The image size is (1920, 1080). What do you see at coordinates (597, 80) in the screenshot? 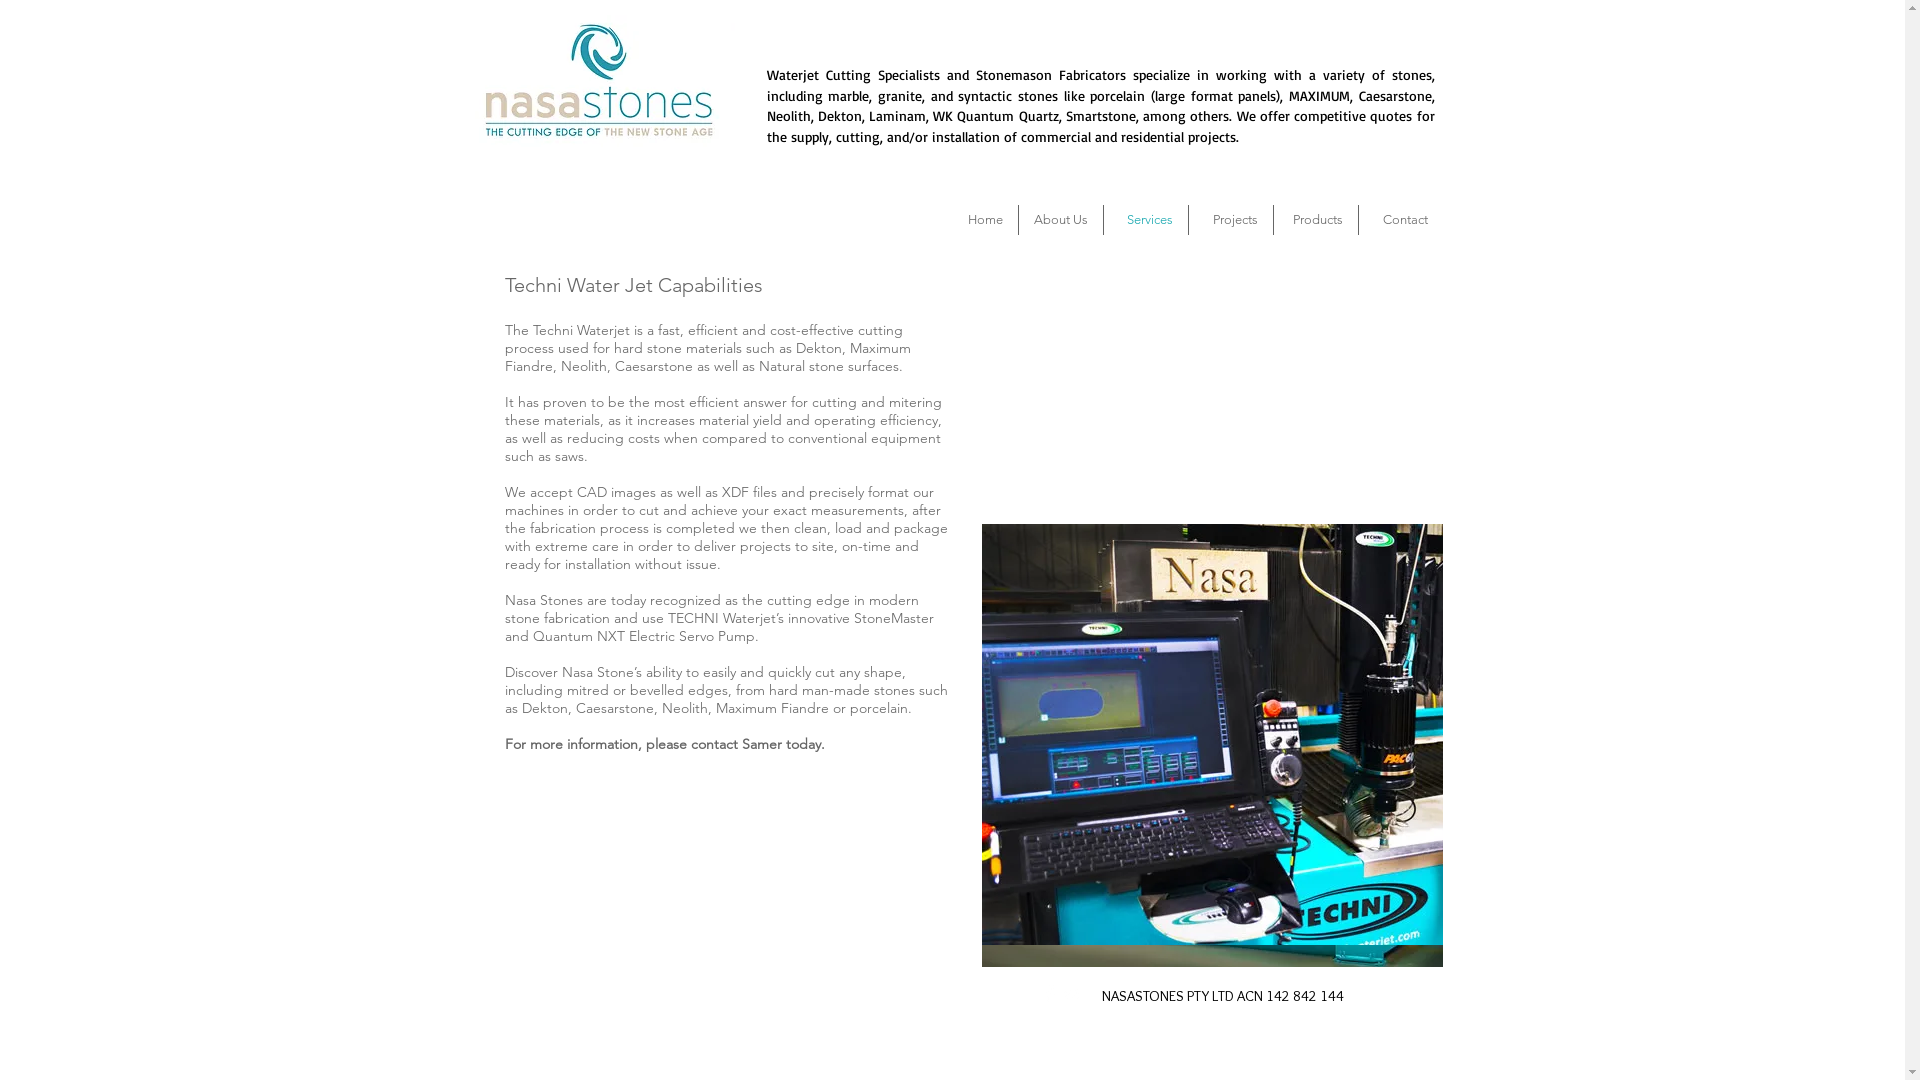
I see `'Nasastones-2-COLOUR-Logo.jpg'` at bounding box center [597, 80].